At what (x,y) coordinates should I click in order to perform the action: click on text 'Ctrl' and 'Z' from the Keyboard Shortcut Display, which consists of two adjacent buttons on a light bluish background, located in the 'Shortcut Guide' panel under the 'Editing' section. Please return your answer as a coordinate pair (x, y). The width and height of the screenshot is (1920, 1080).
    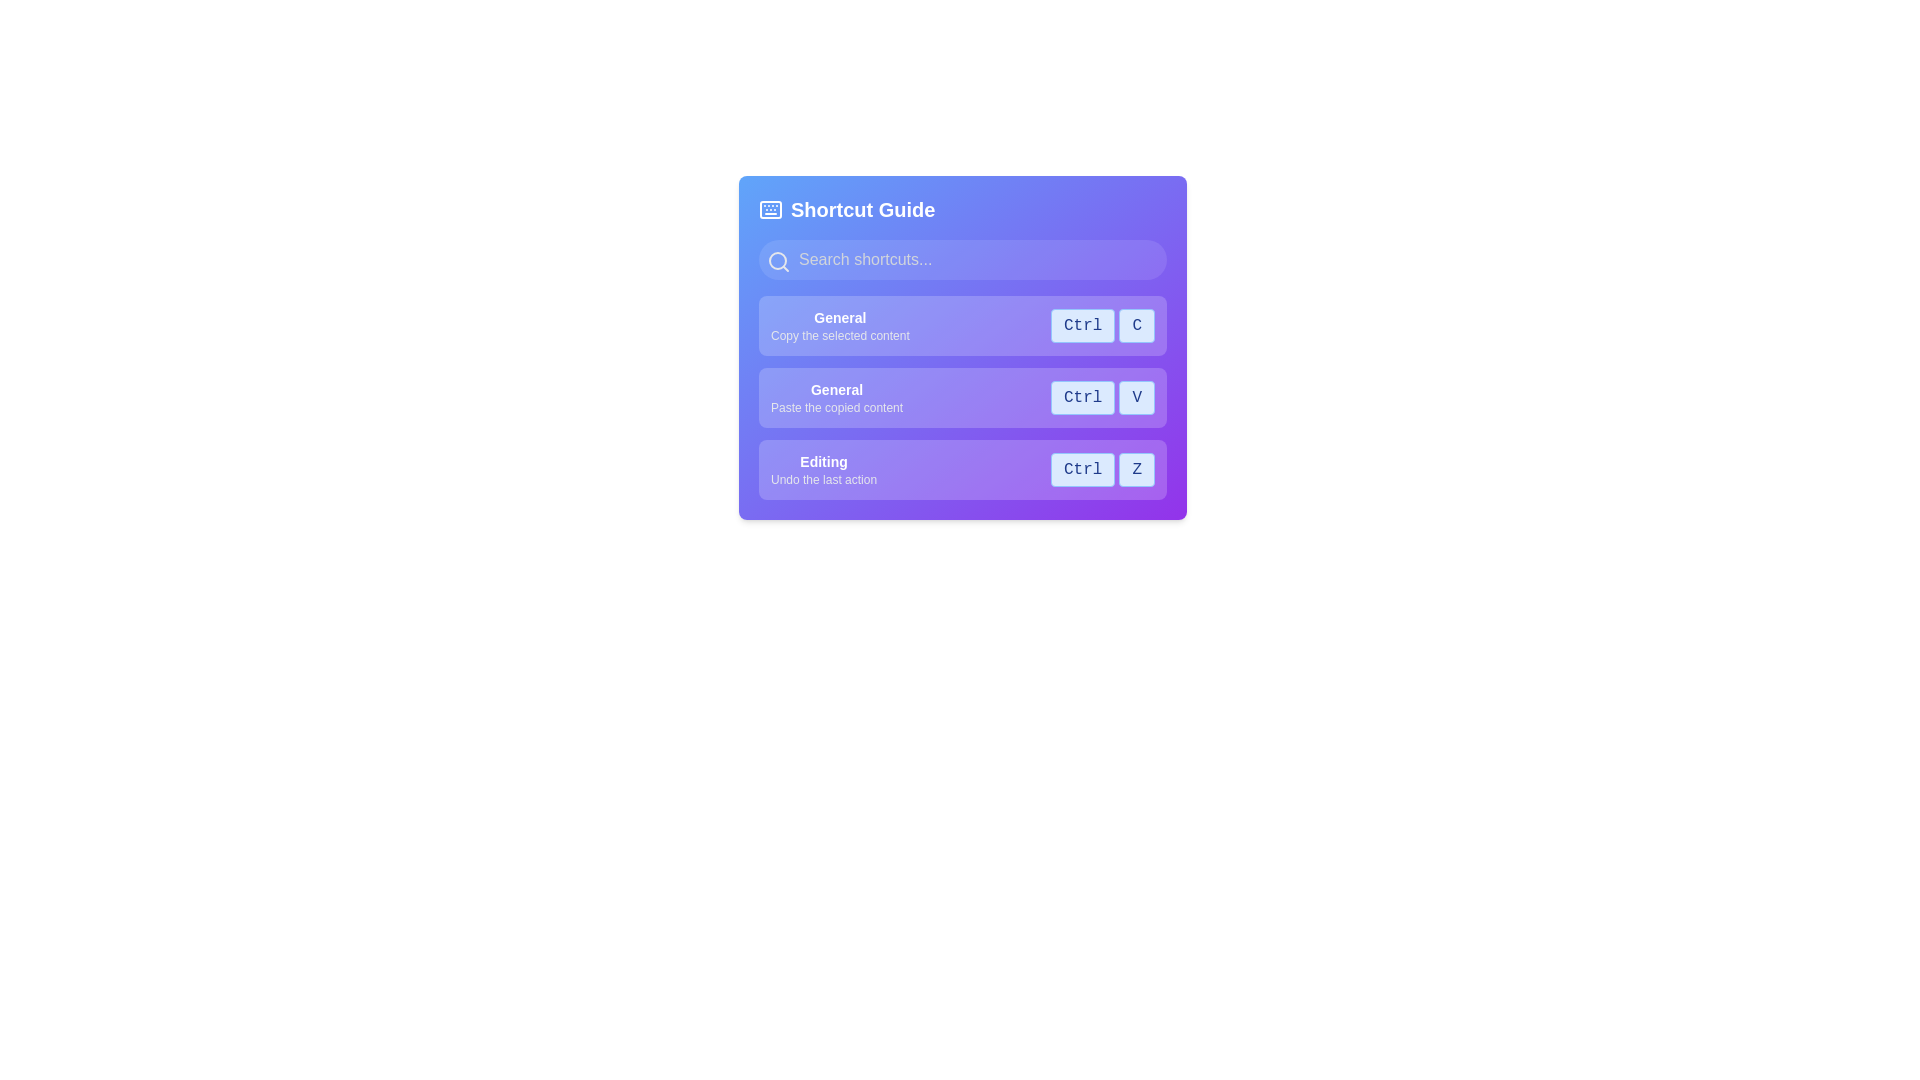
    Looking at the image, I should click on (1102, 470).